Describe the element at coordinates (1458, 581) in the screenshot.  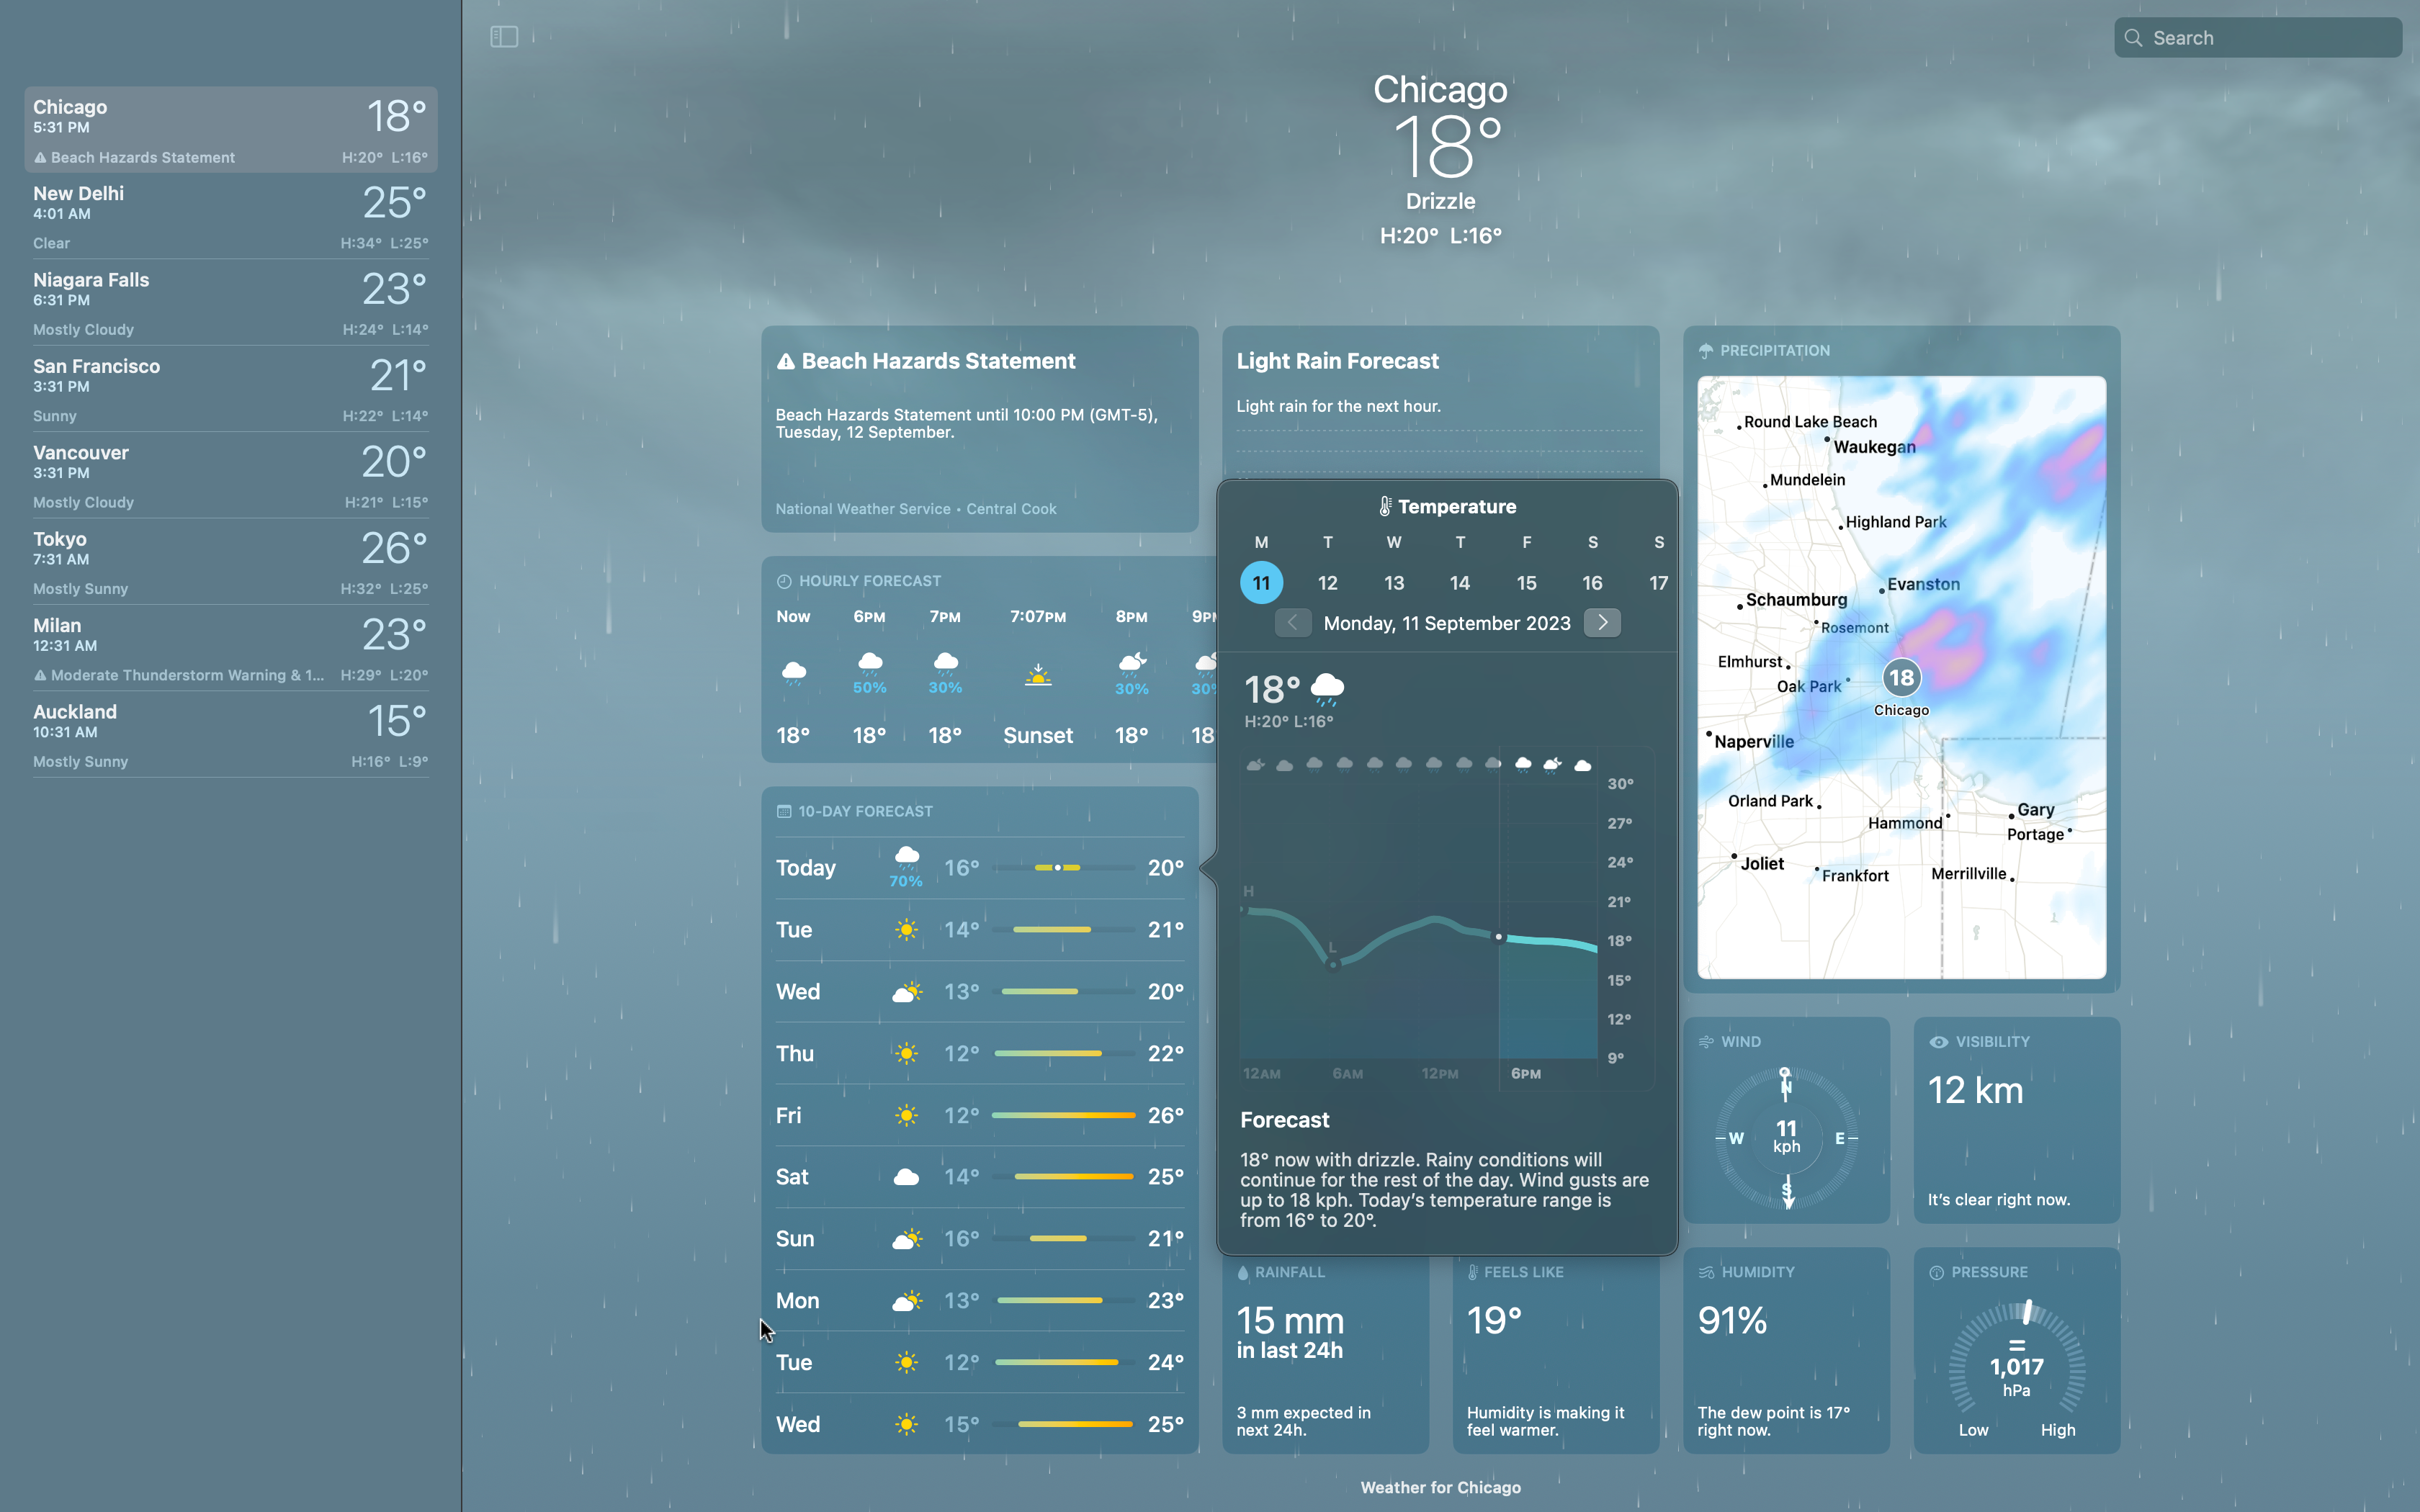
I see `See the meteorological conditions on the 14th` at that location.